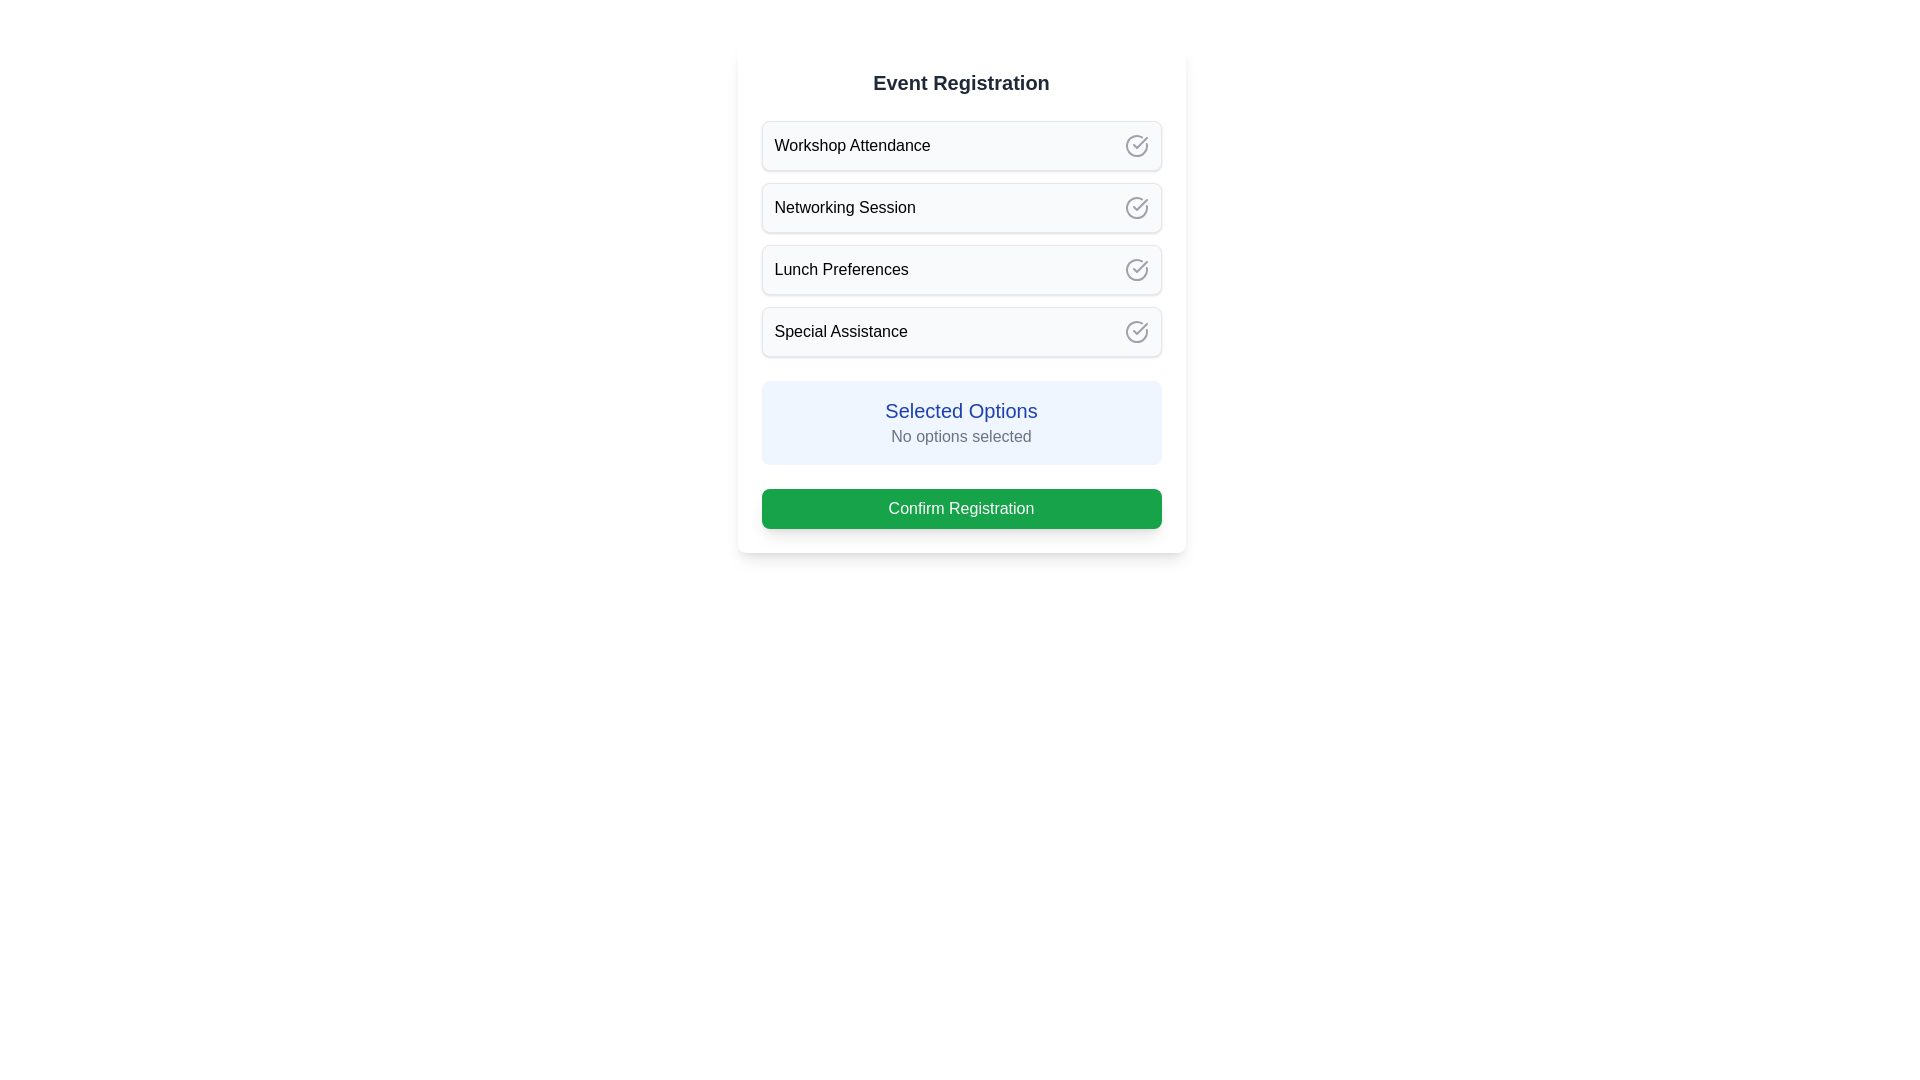  What do you see at coordinates (961, 238) in the screenshot?
I see `the list menu component for event registration` at bounding box center [961, 238].